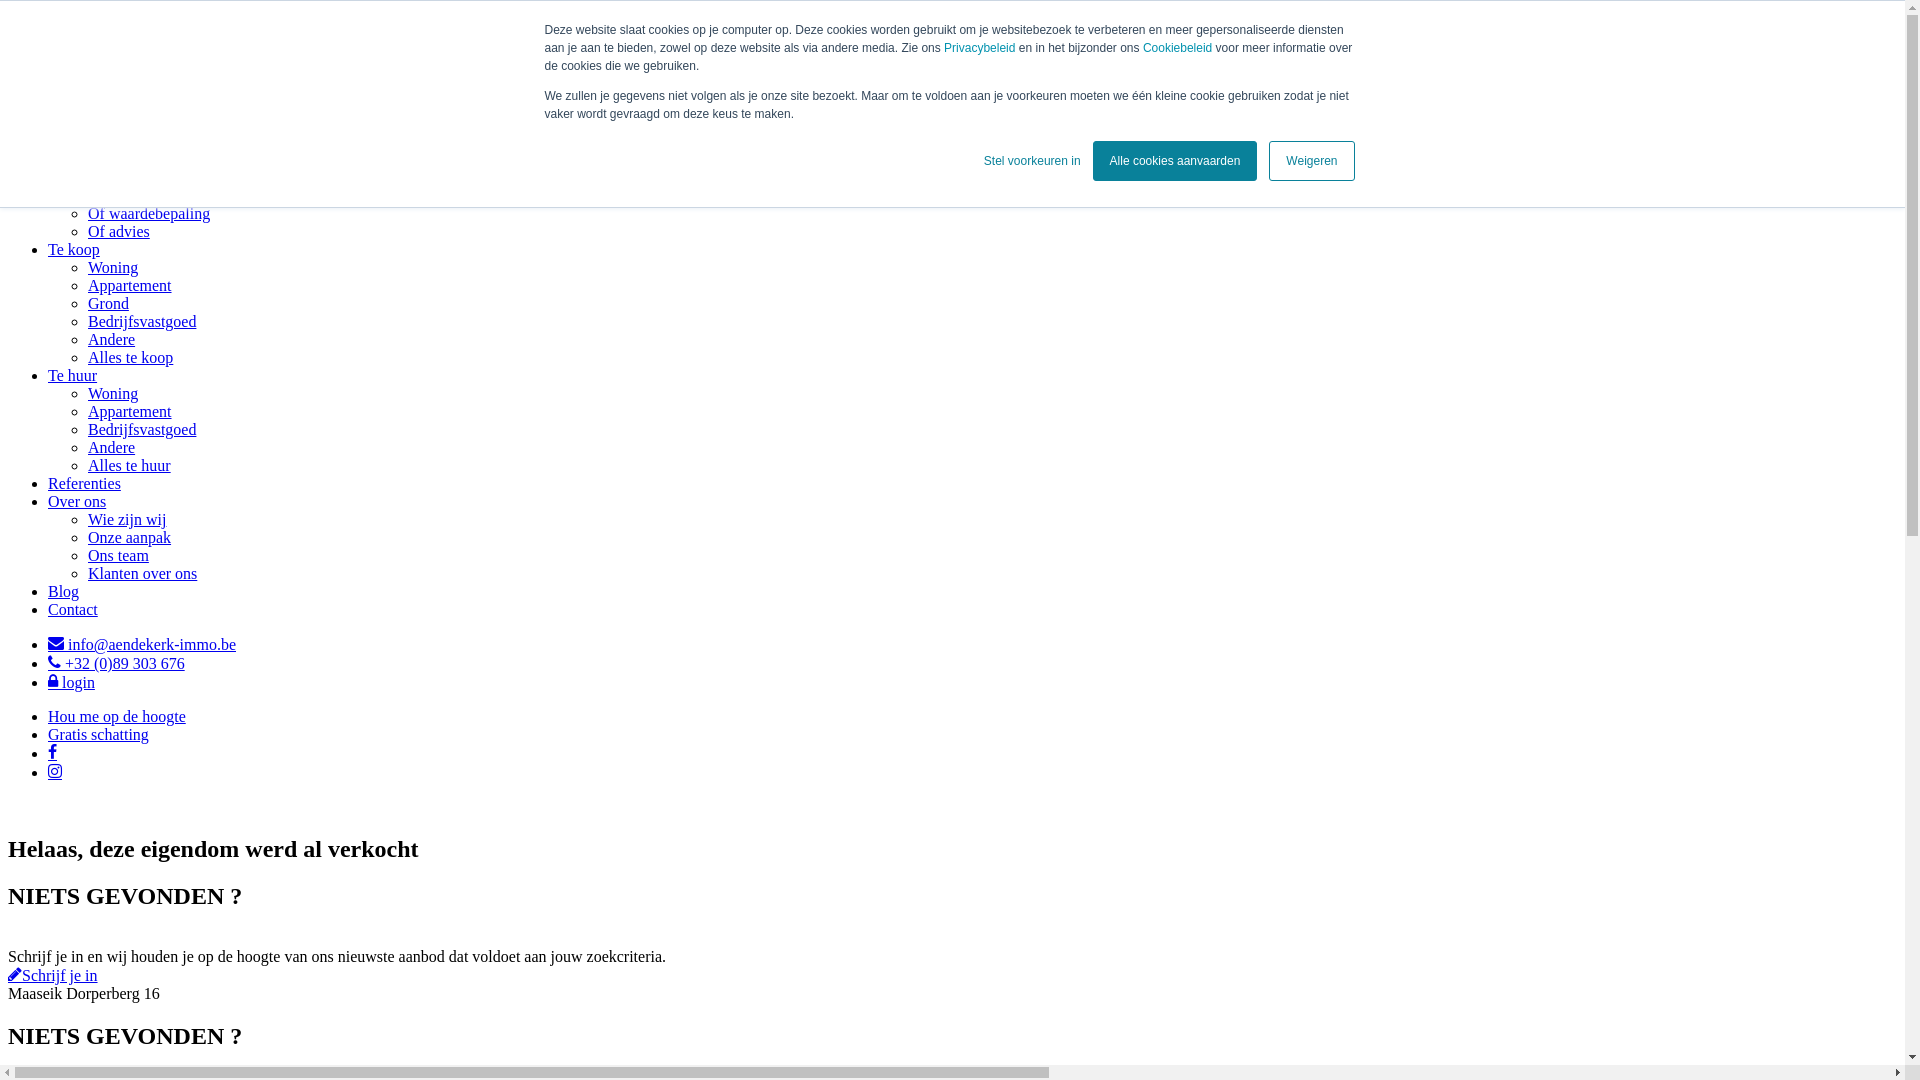  I want to click on 'Alle cookies aanvaarden', so click(1175, 160).